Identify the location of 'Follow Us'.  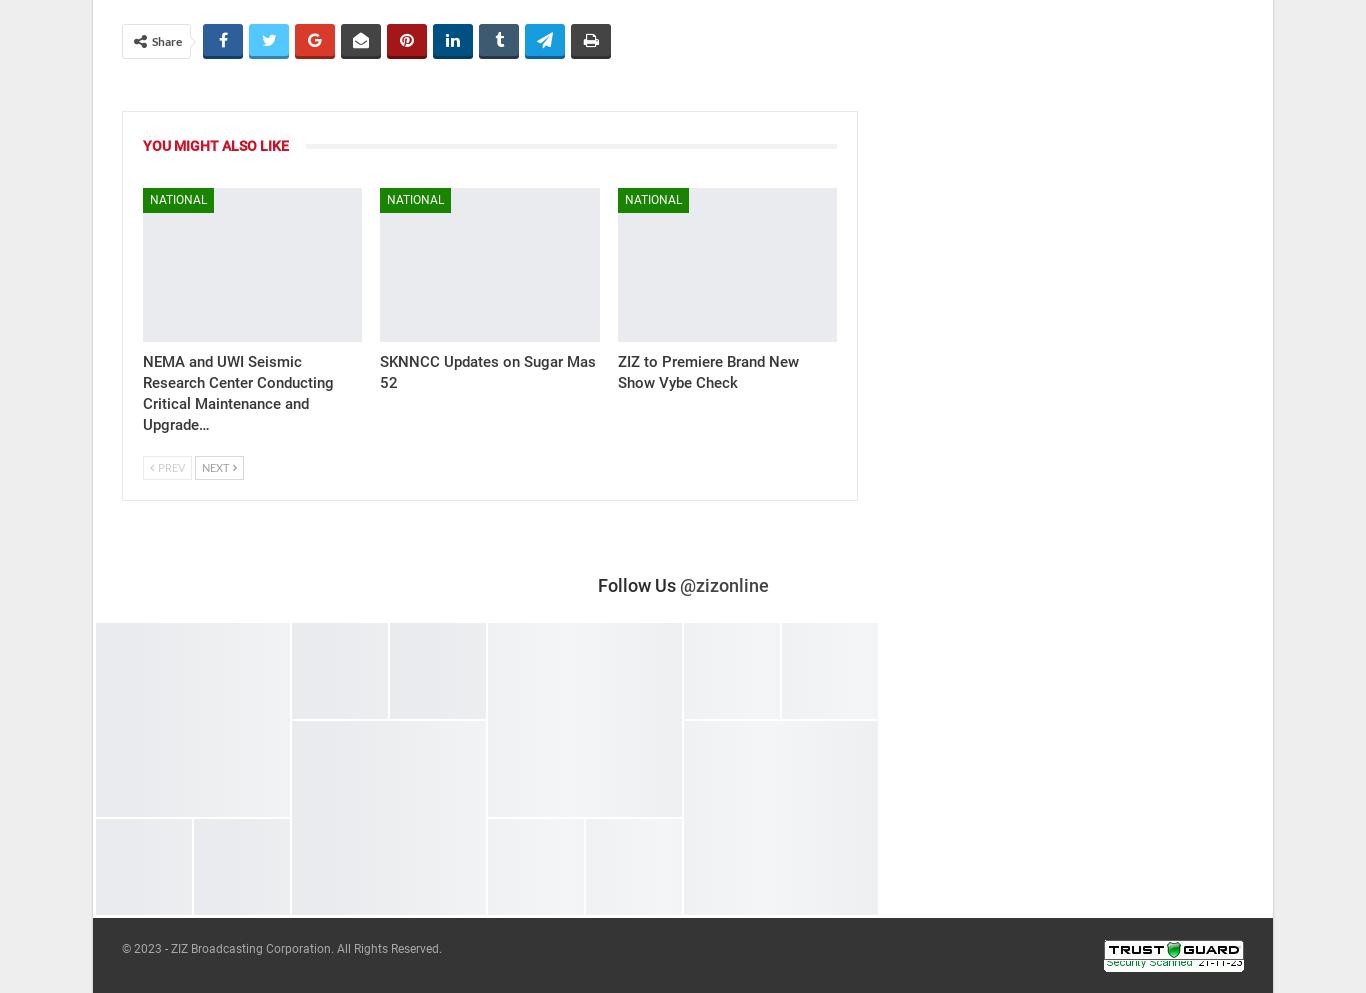
(637, 584).